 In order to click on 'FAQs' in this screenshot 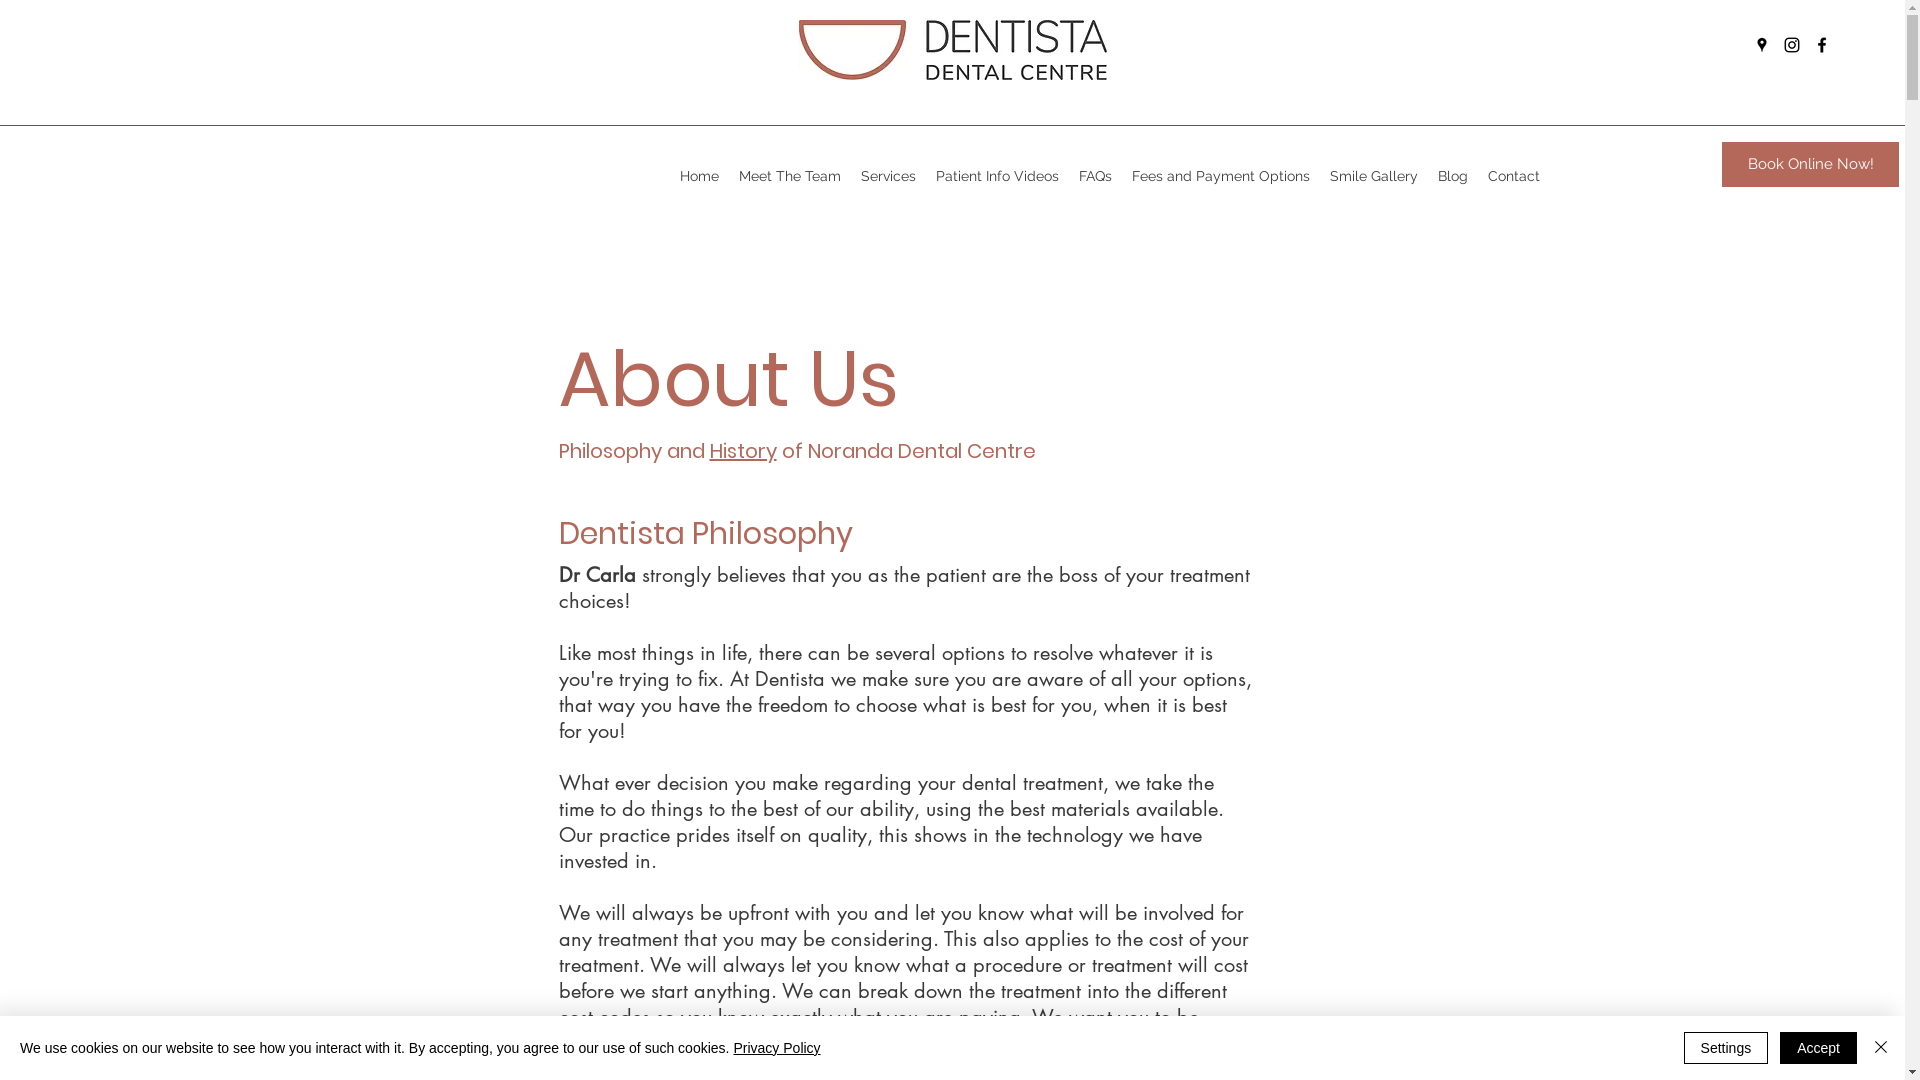, I will do `click(1094, 175)`.